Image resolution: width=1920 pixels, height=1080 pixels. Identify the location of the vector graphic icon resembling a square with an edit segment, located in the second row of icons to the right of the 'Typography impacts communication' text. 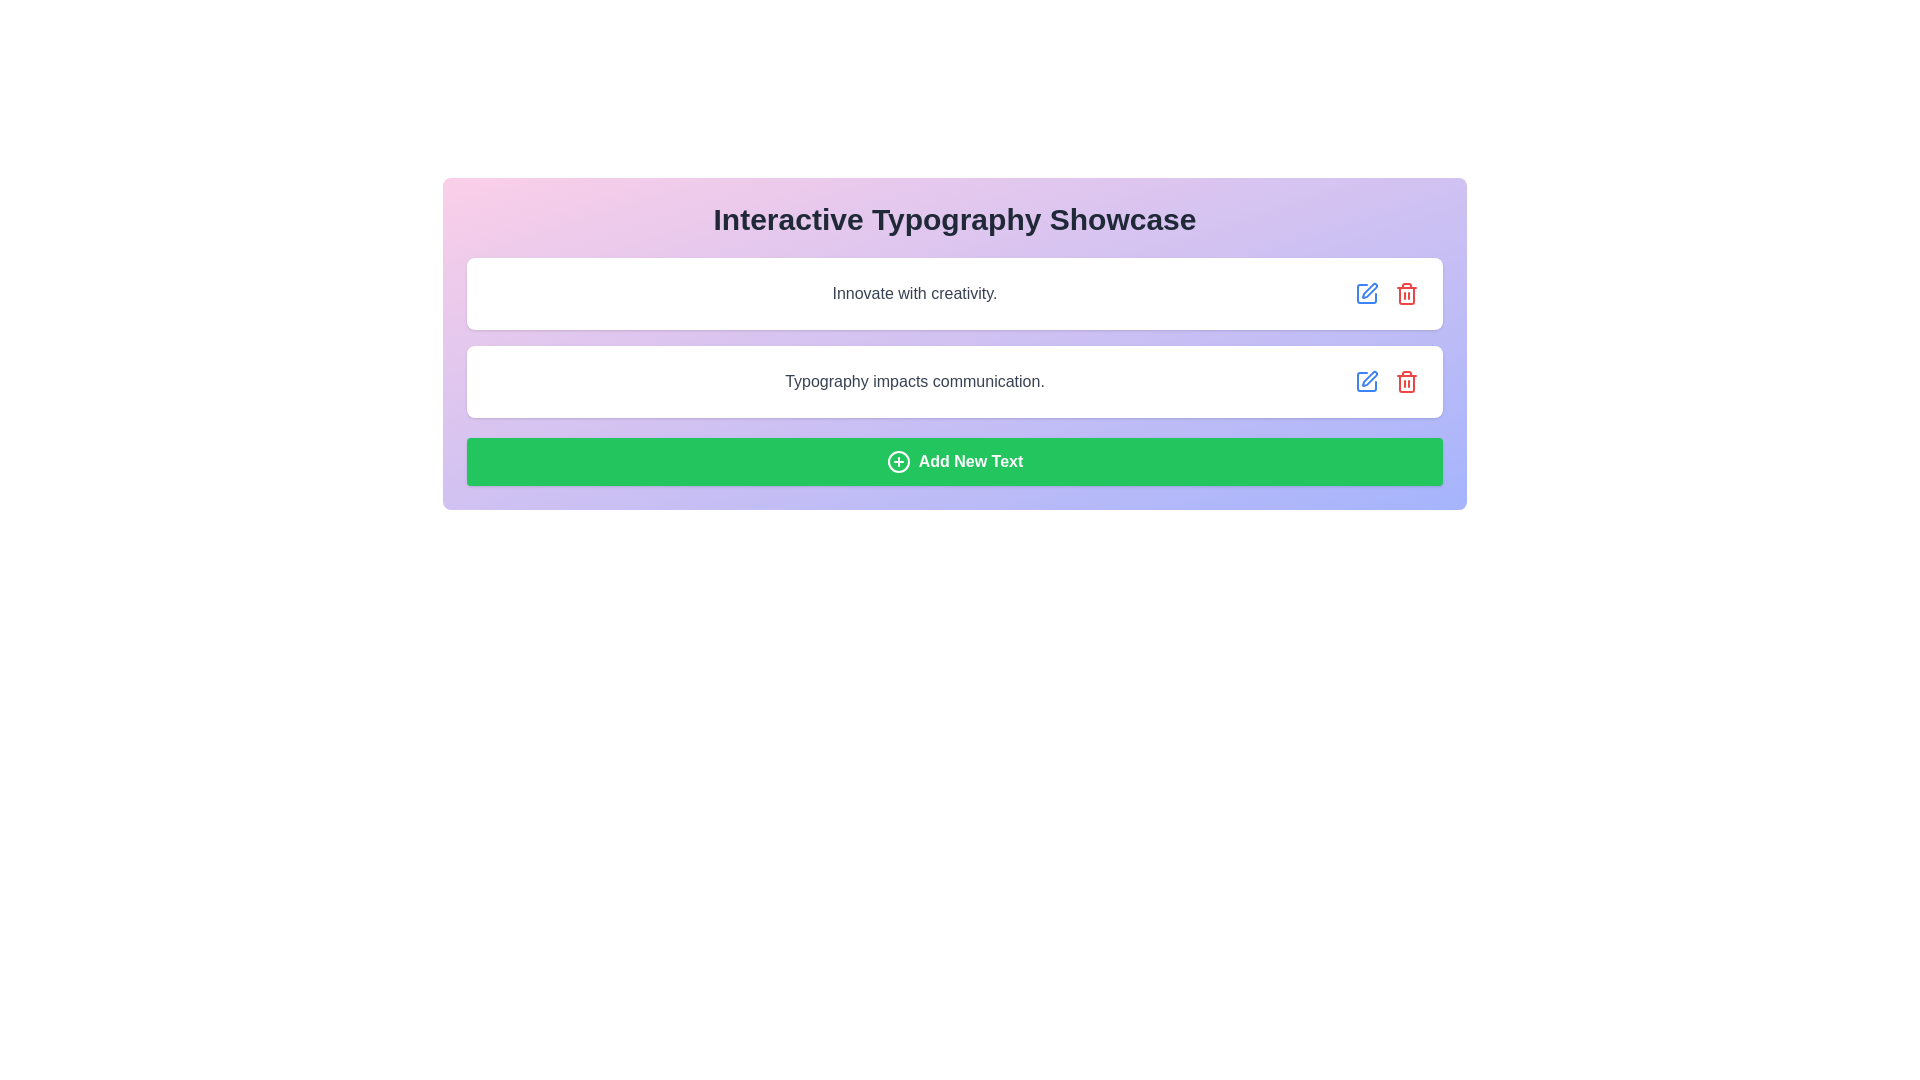
(1366, 293).